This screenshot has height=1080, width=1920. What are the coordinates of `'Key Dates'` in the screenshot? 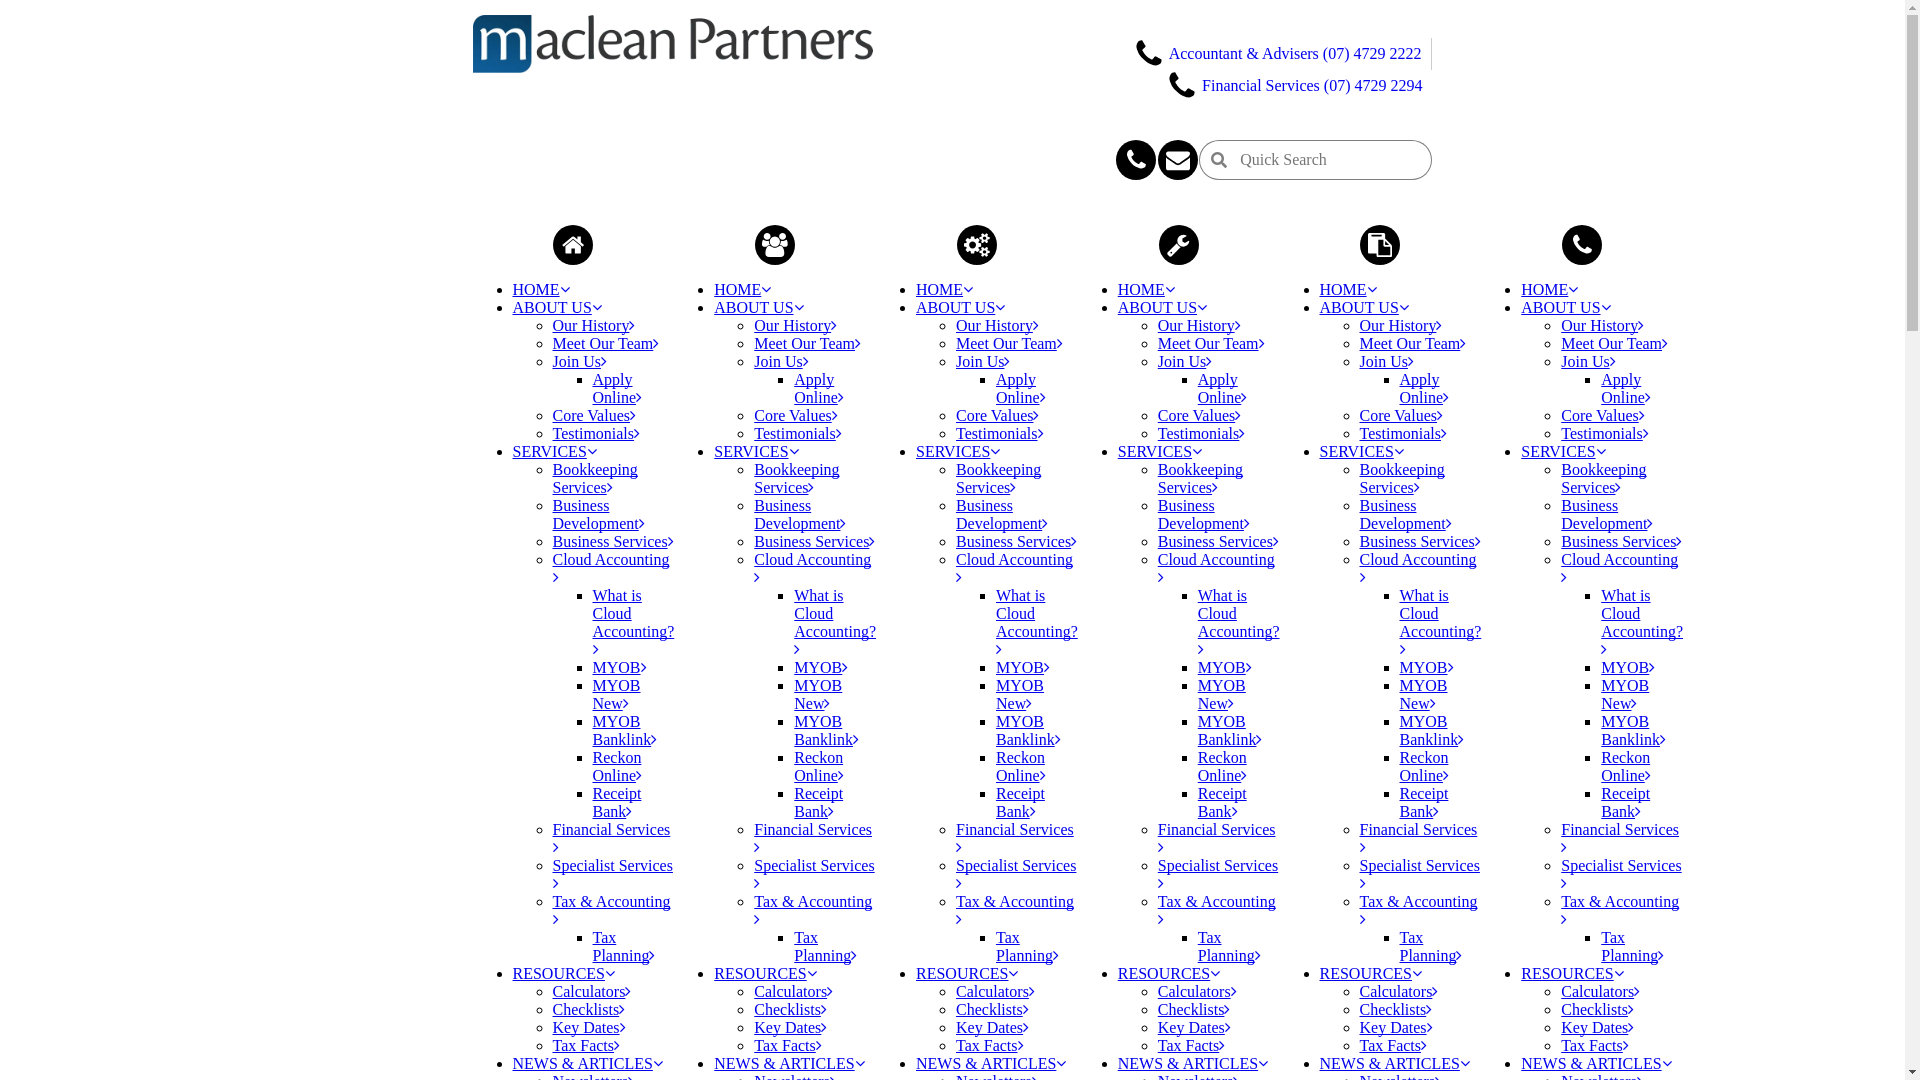 It's located at (1596, 1027).